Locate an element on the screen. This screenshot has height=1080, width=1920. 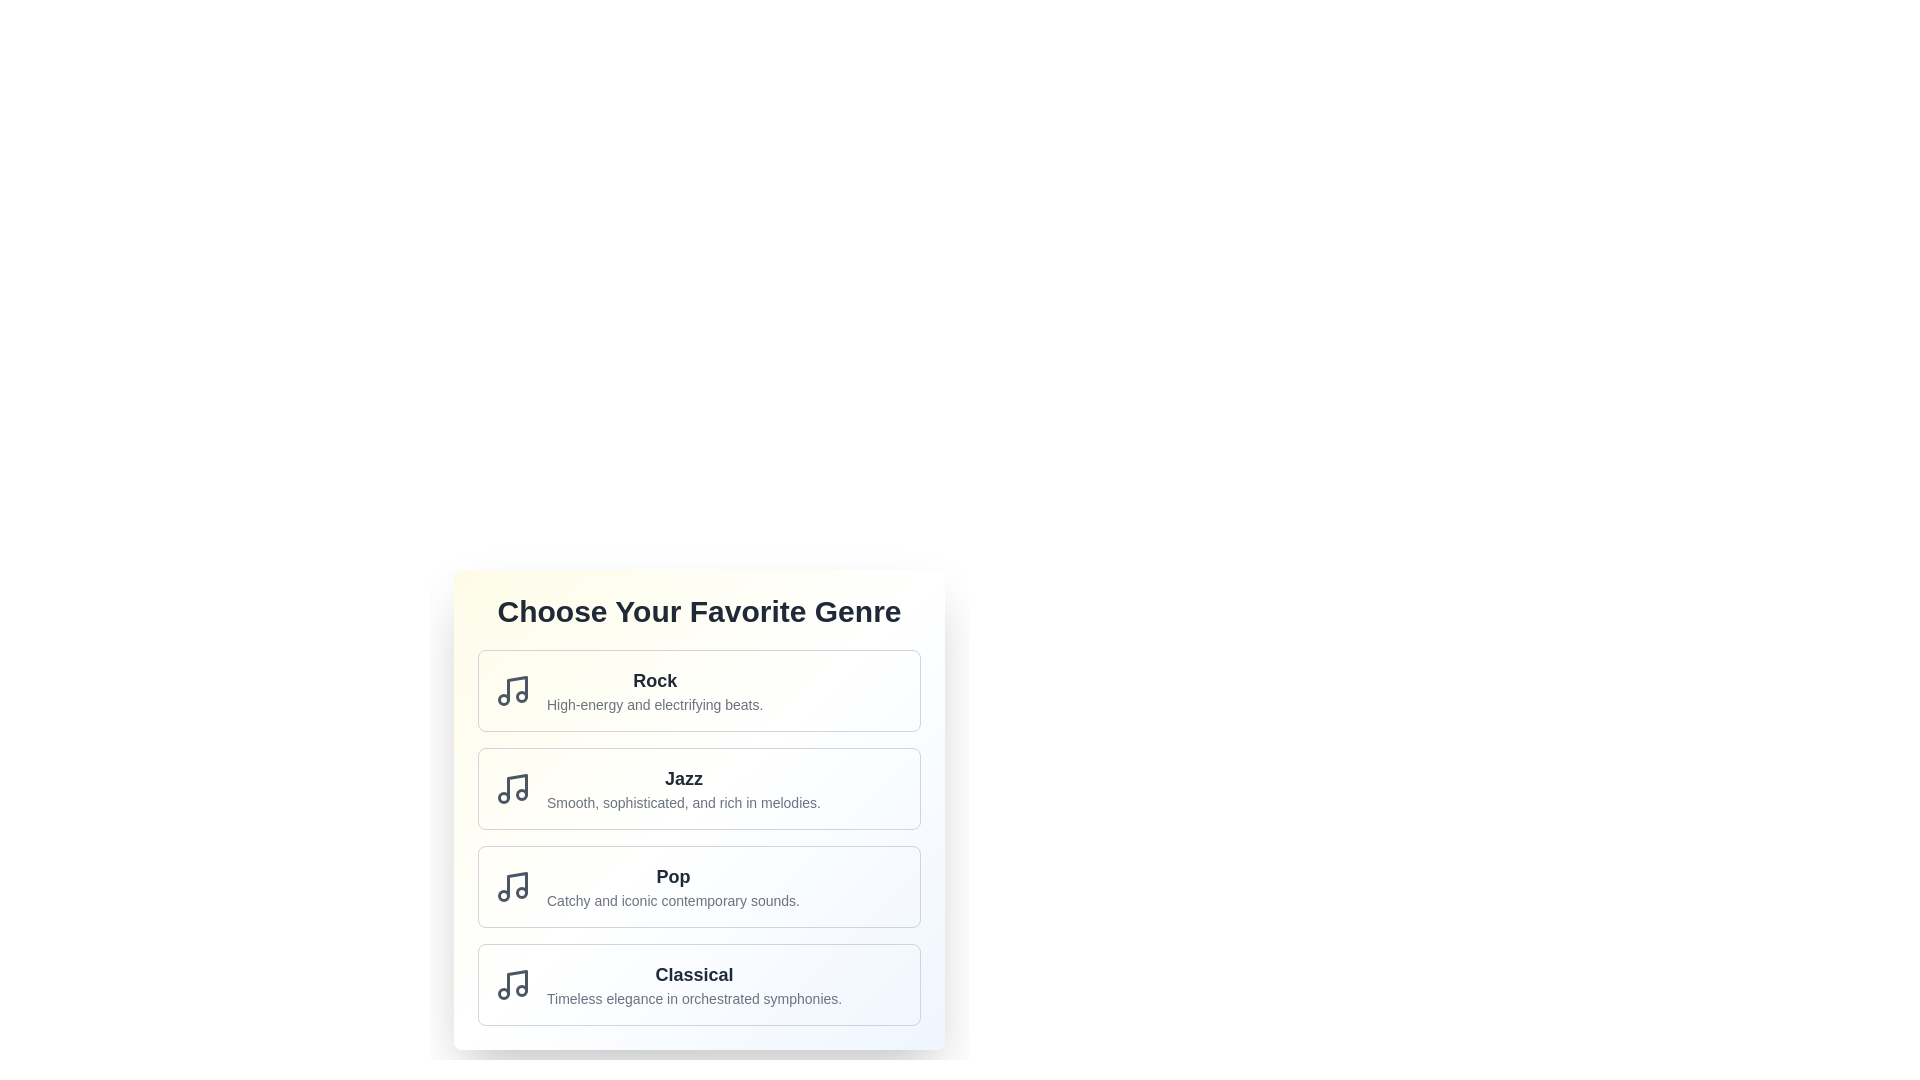
the 'Pop' genre selection box for keyboard navigation is located at coordinates (699, 886).